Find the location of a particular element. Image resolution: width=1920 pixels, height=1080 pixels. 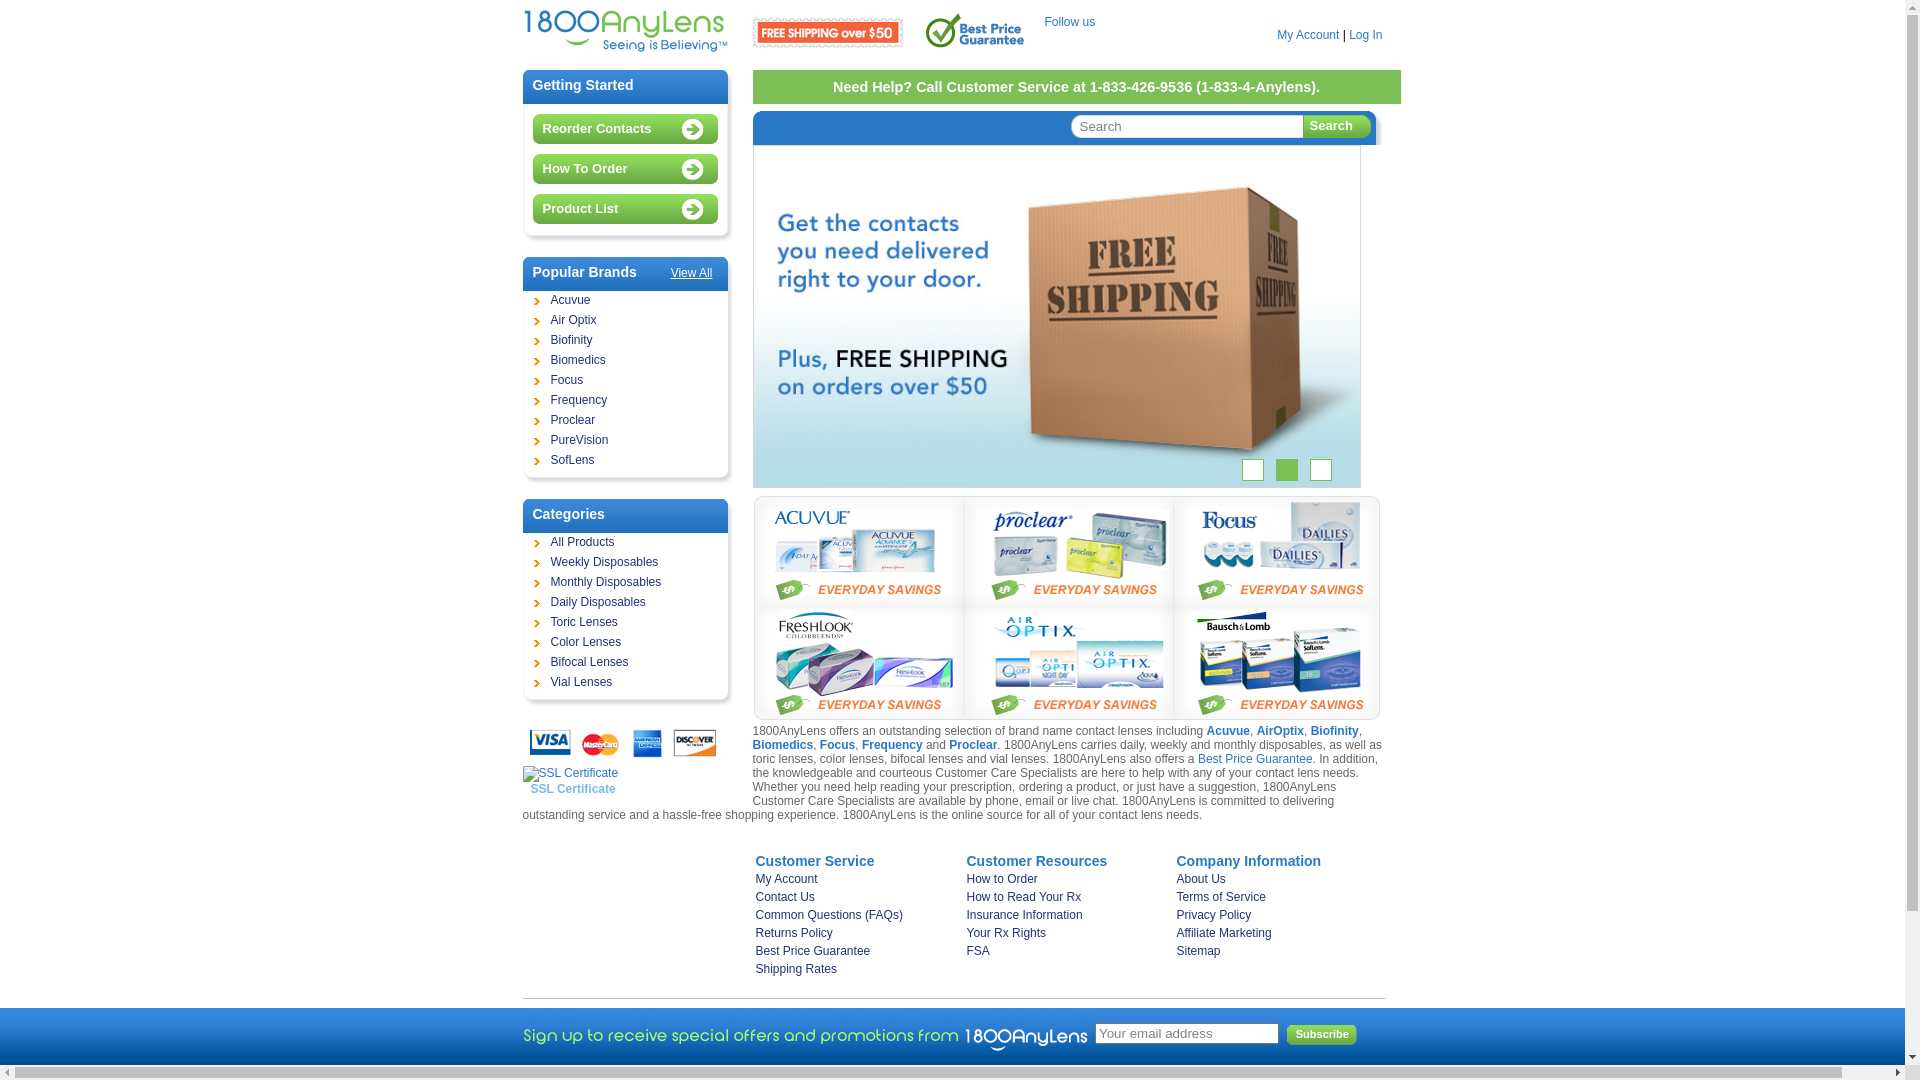

'Affiliate Marketing' is located at coordinates (1272, 933).